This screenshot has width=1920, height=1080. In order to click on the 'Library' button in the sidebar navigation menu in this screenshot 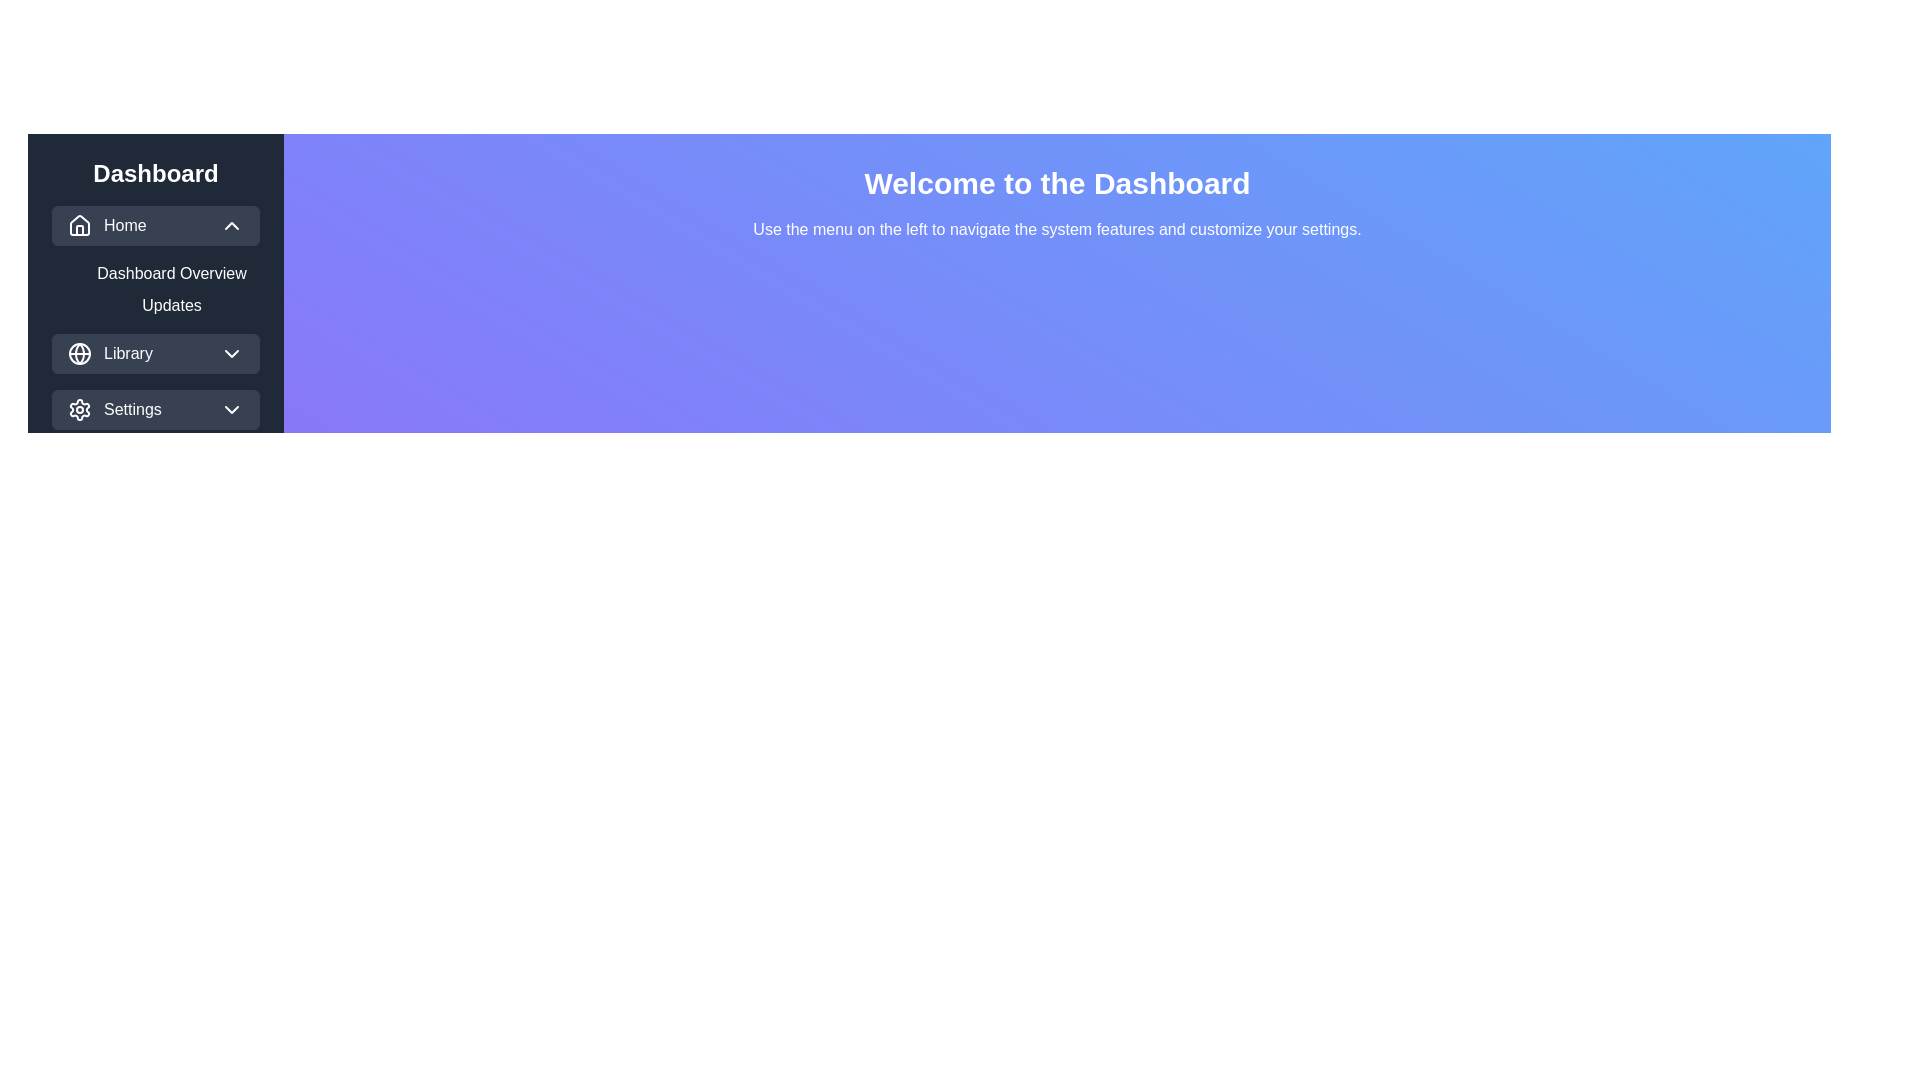, I will do `click(155, 353)`.